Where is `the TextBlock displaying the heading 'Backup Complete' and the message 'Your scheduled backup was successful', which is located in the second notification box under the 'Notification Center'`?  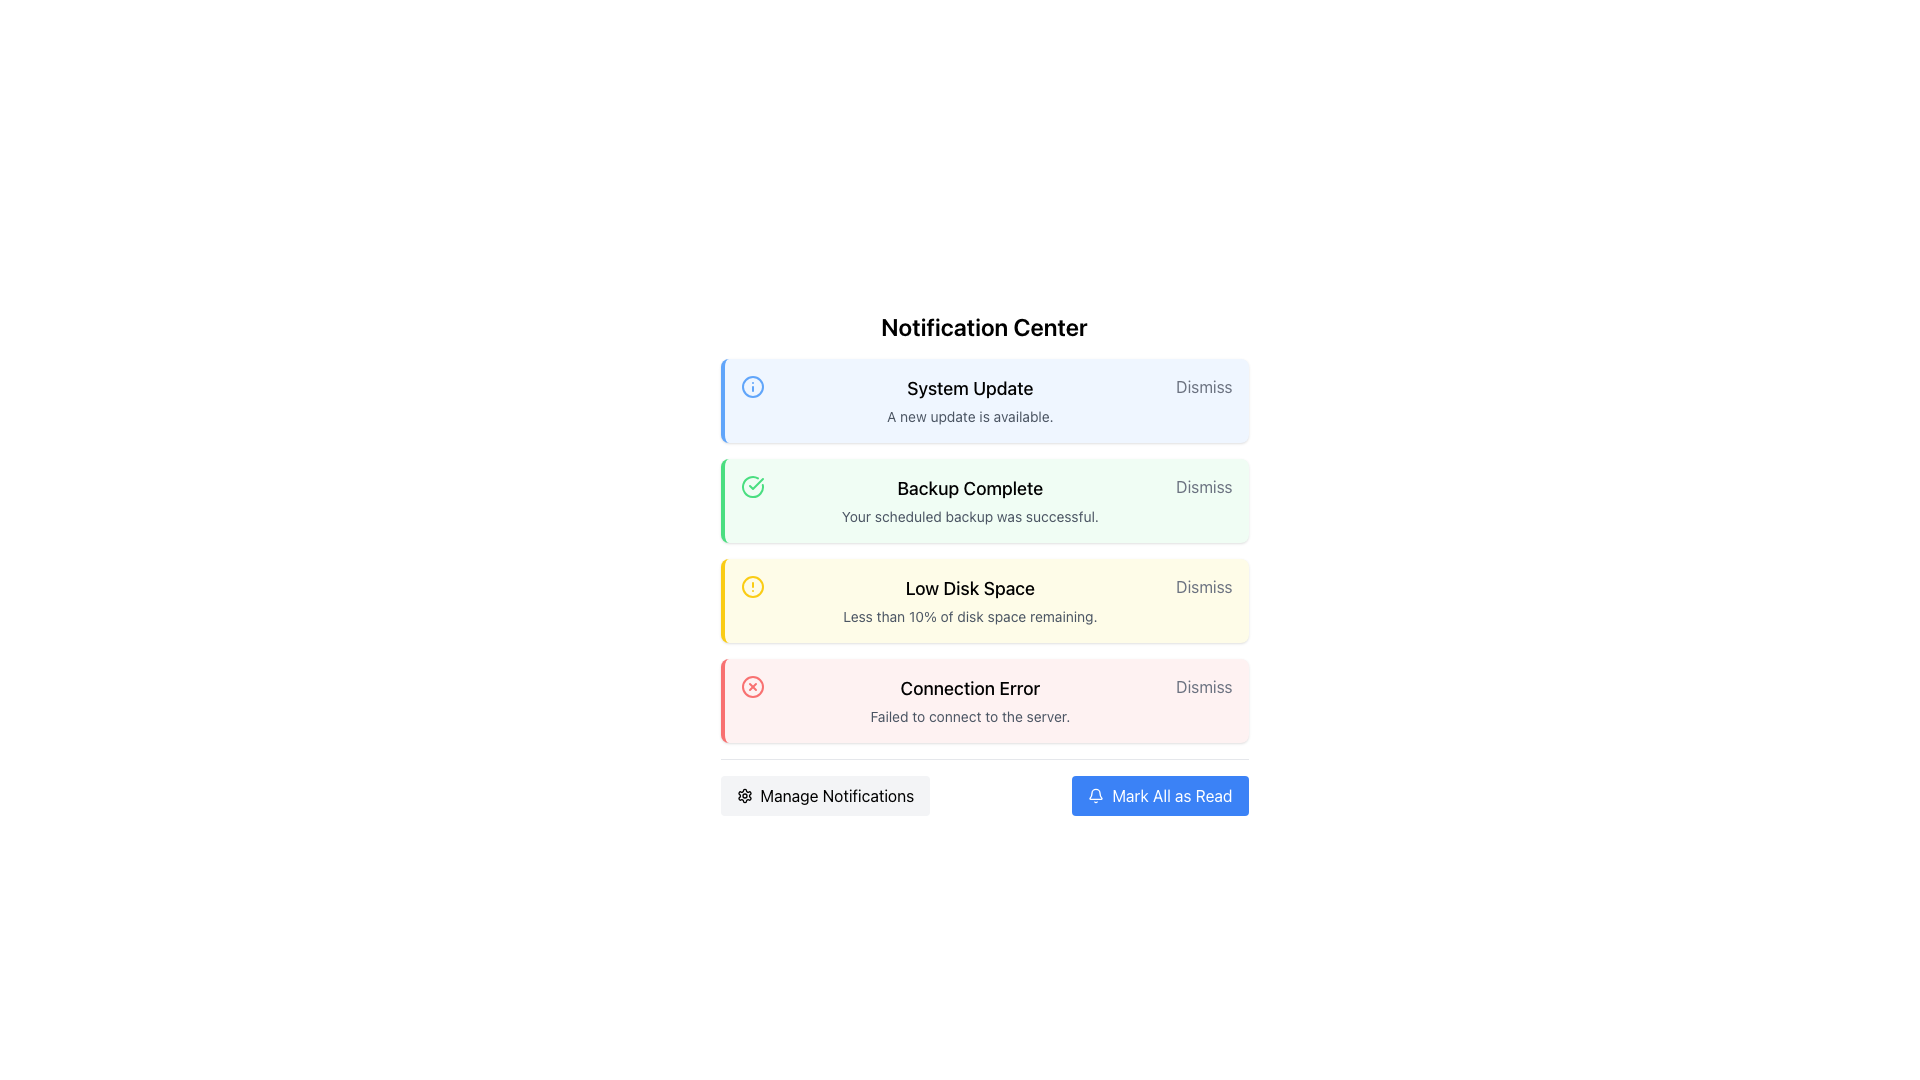 the TextBlock displaying the heading 'Backup Complete' and the message 'Your scheduled backup was successful', which is located in the second notification box under the 'Notification Center' is located at coordinates (970, 500).